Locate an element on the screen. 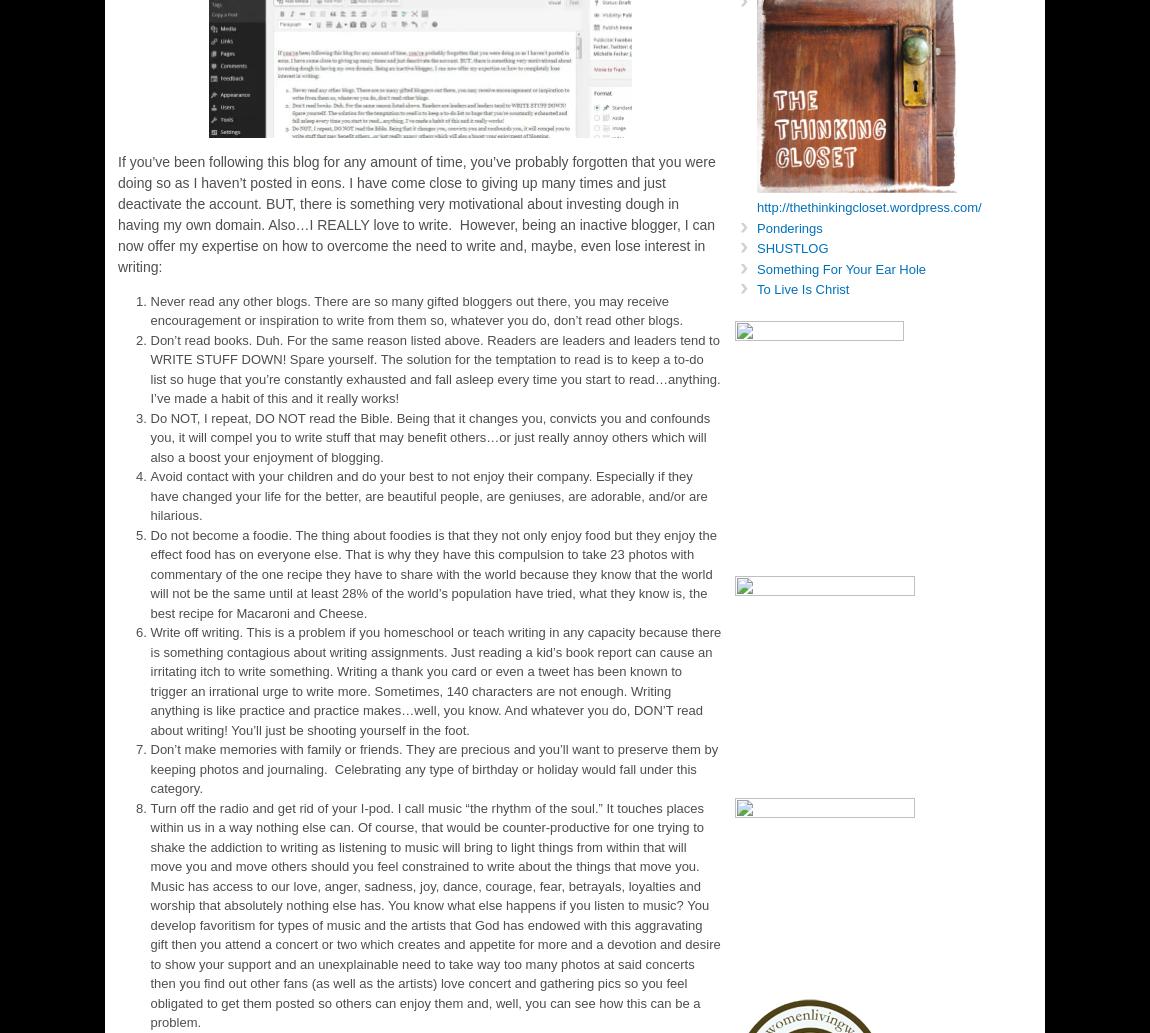  'Don’t read books. Duh. For the same reason listed above. Readers are leaders and leaders tend to WRITE STUFF DOWN! Spare yourself. The solution for the temptation to read is to keep a to-do list so huge that you’re constantly exhausted and fall asleep every time you start to read…anything. I’ve made a habit of this and it really works!' is located at coordinates (148, 368).